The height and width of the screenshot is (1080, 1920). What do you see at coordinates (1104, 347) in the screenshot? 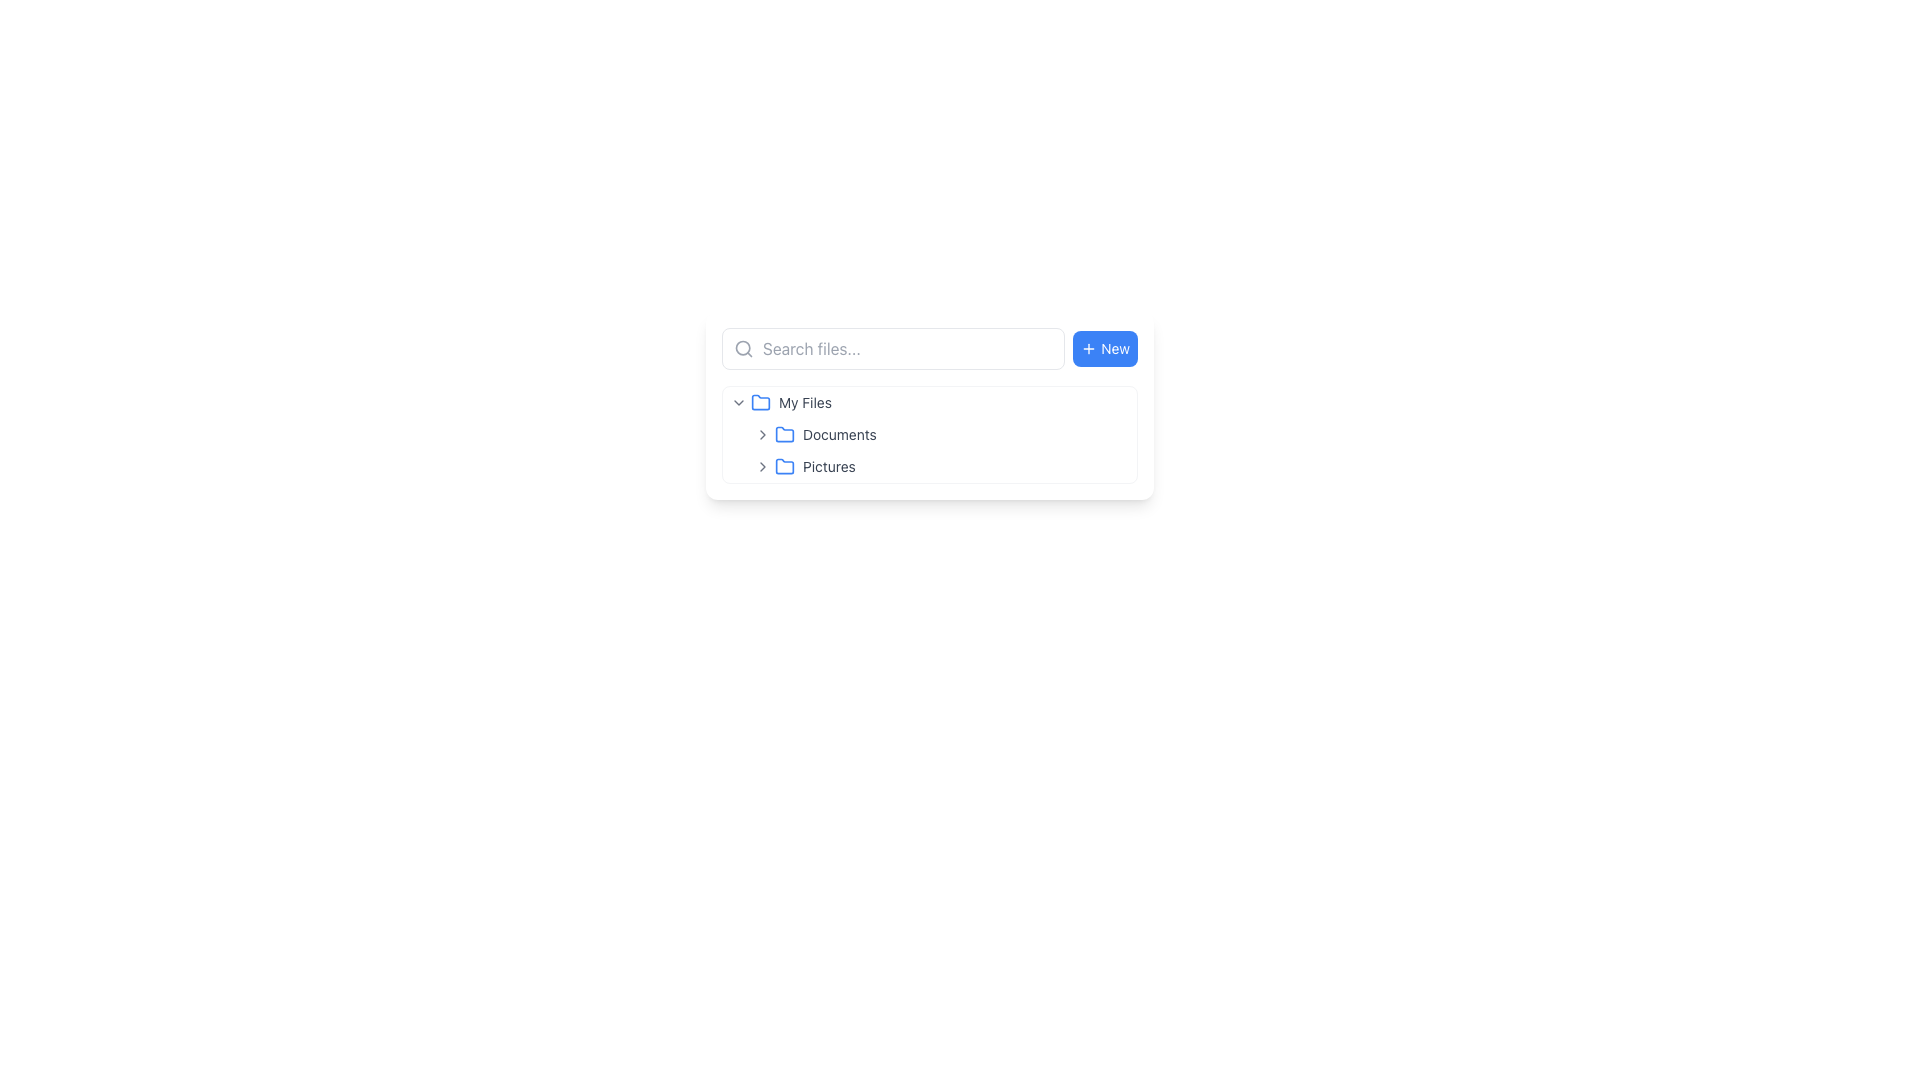
I see `the blue rounded button with a white plus icon and the text 'New' to activate it` at bounding box center [1104, 347].